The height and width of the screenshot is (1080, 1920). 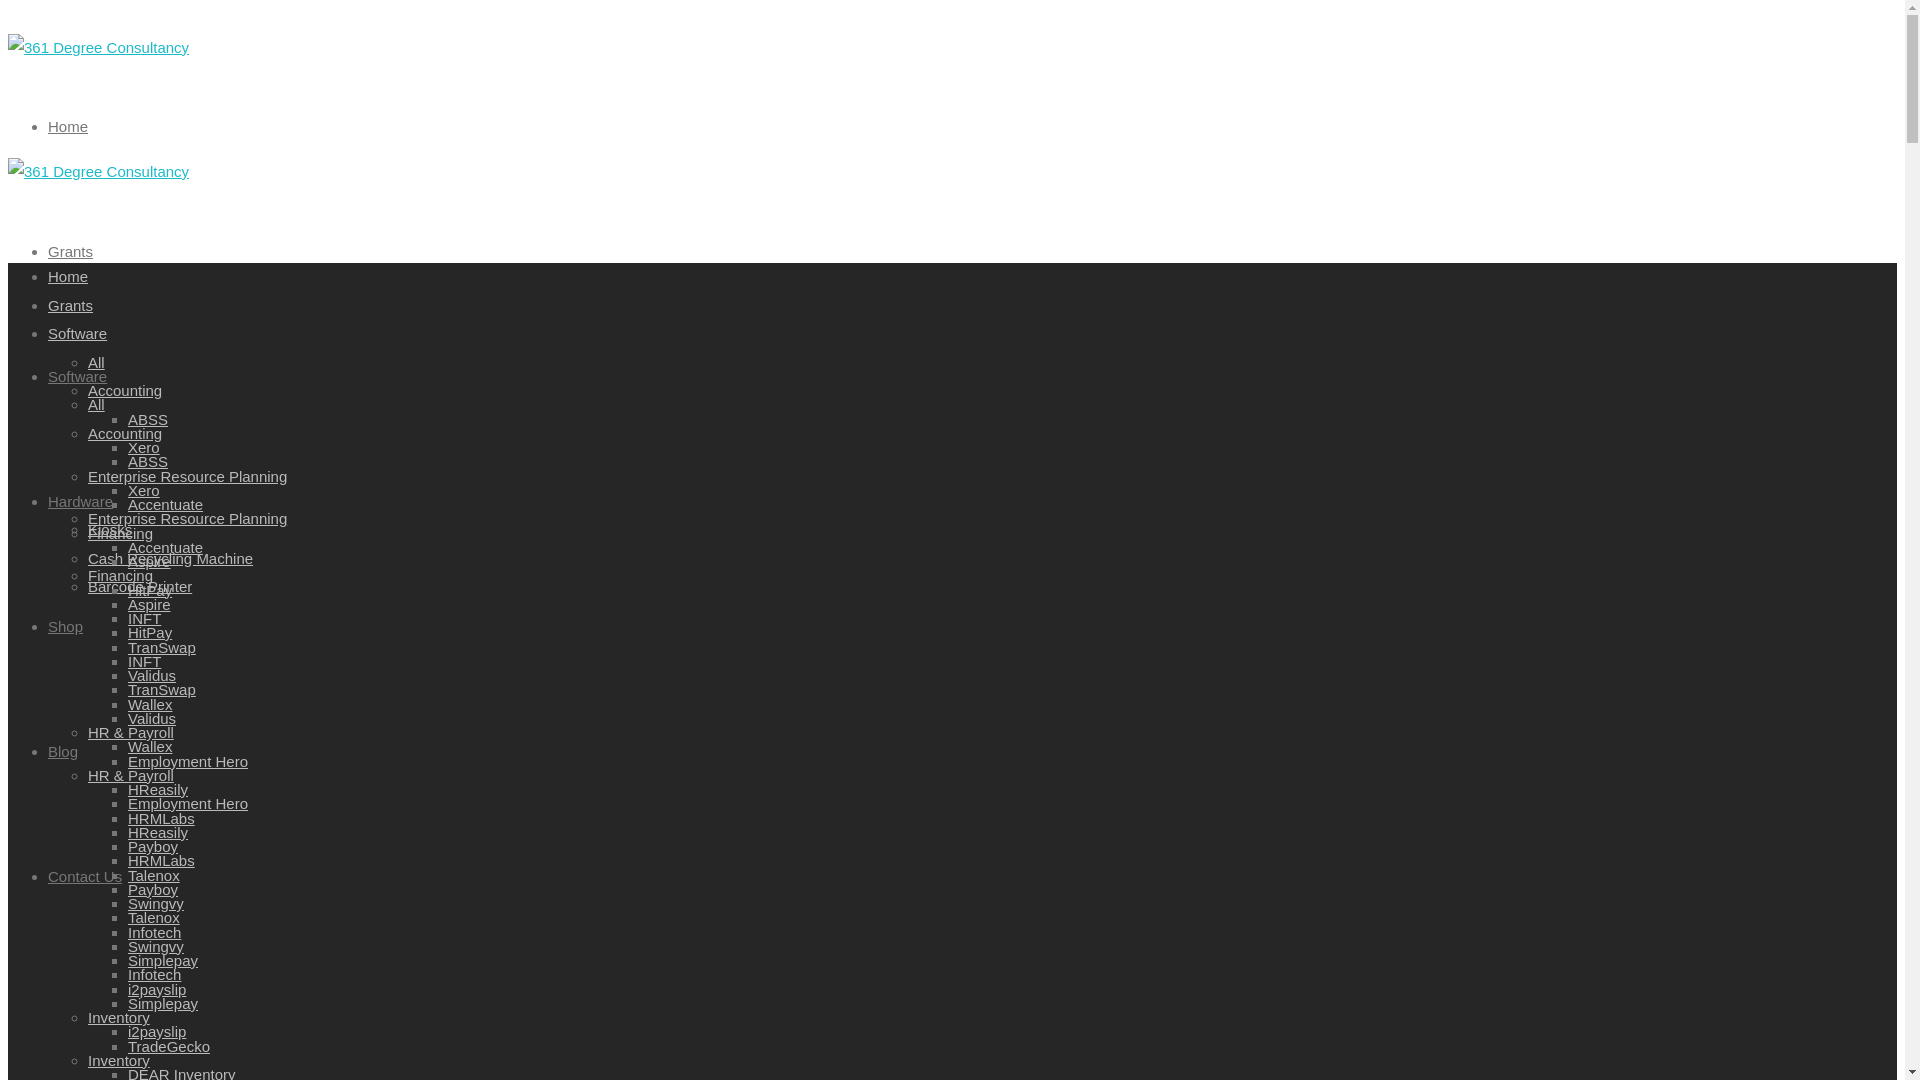 I want to click on 'Simplepay', so click(x=163, y=959).